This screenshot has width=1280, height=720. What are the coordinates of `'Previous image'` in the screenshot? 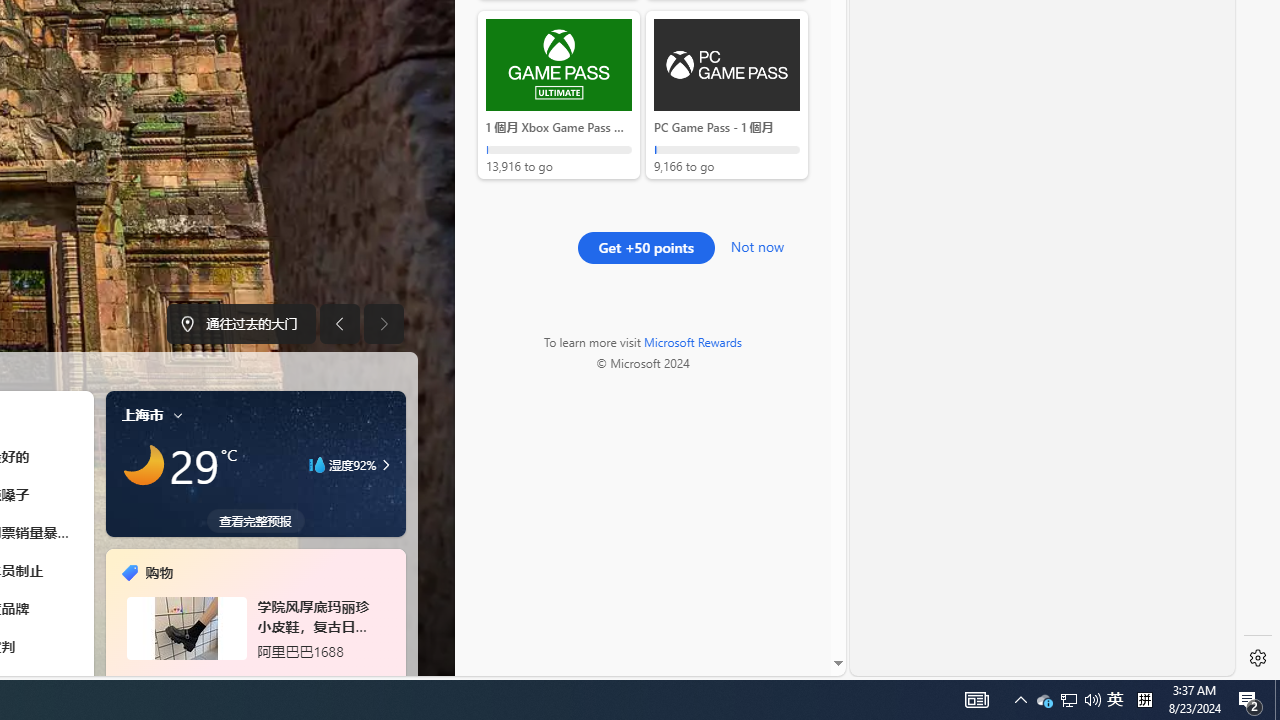 It's located at (339, 323).